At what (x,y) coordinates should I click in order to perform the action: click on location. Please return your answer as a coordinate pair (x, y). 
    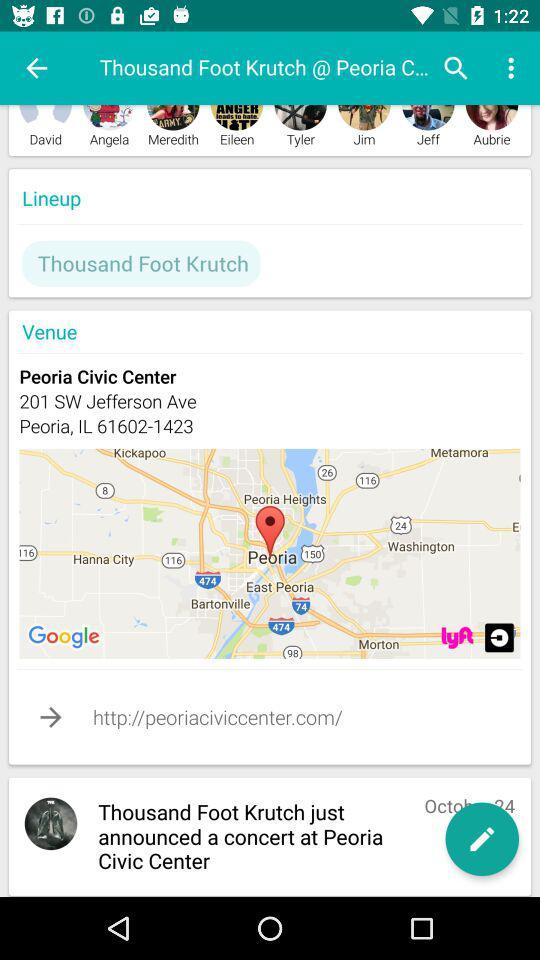
    Looking at the image, I should click on (457, 636).